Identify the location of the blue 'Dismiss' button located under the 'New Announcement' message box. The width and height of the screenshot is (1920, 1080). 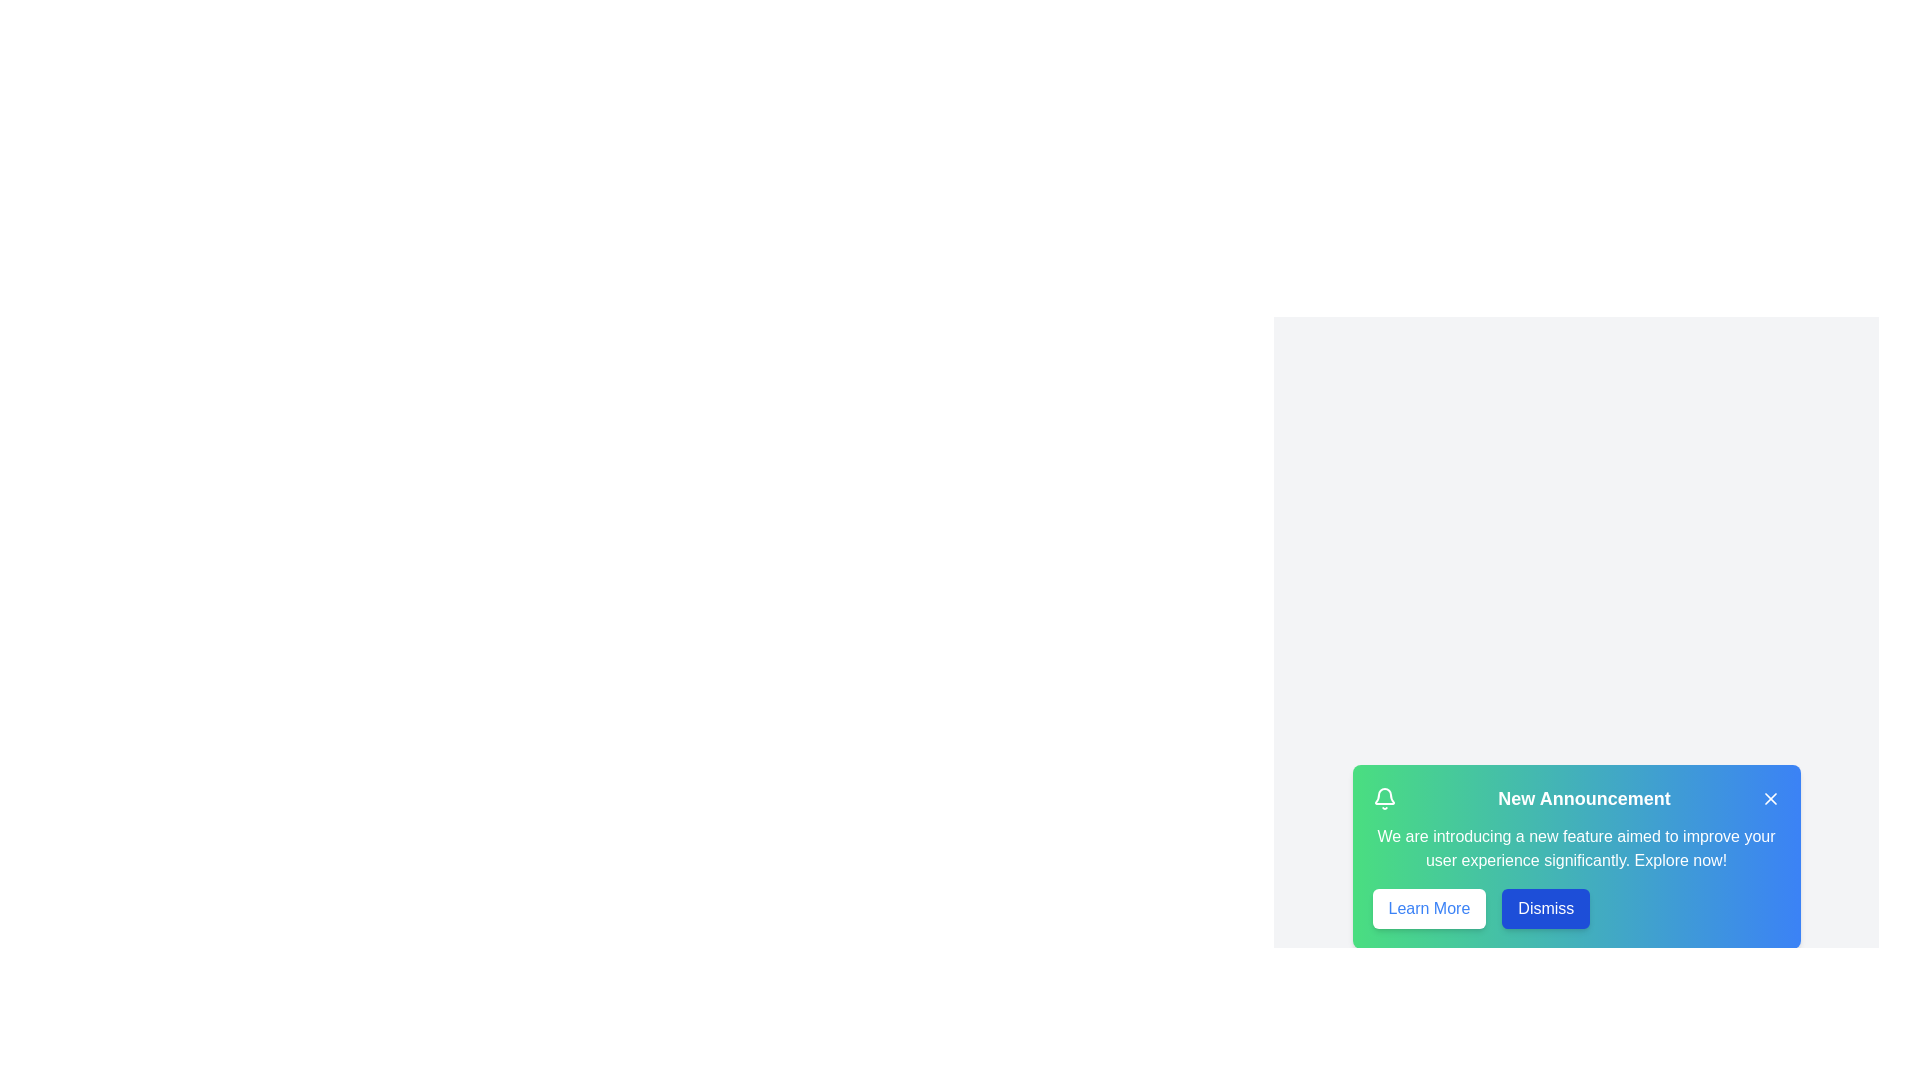
(1545, 909).